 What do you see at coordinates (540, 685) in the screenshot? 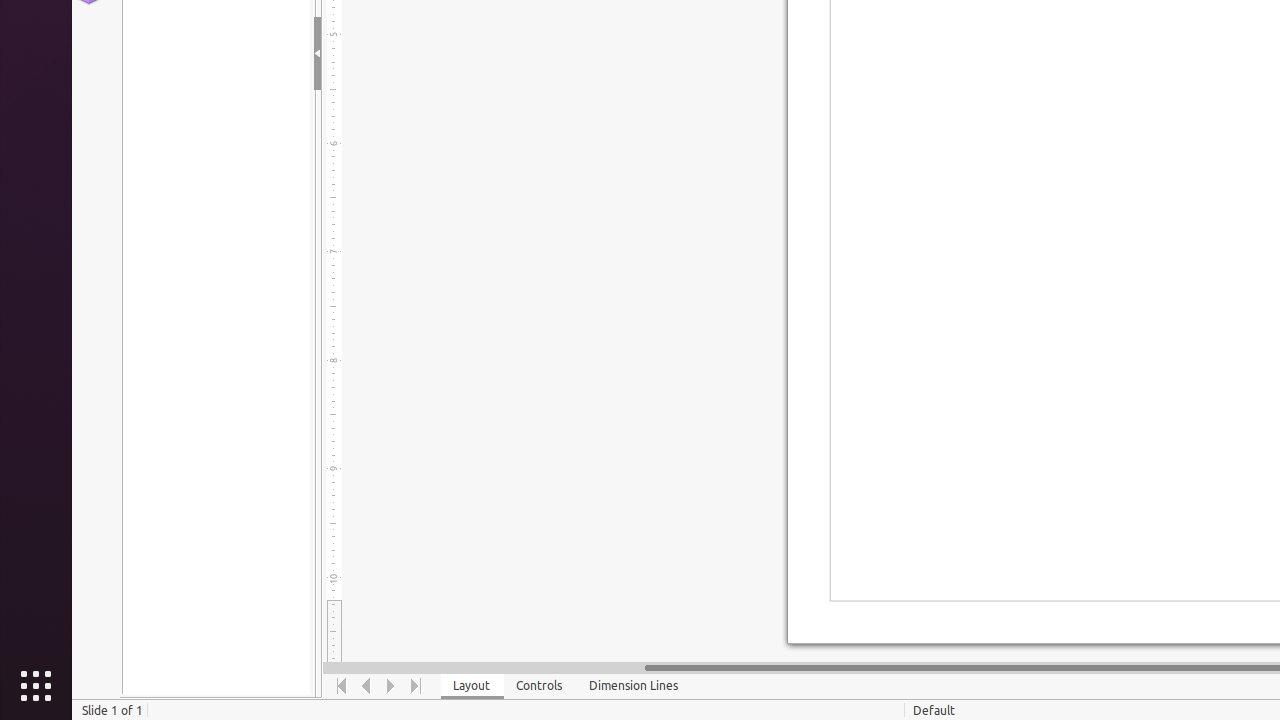
I see `'Controls'` at bounding box center [540, 685].